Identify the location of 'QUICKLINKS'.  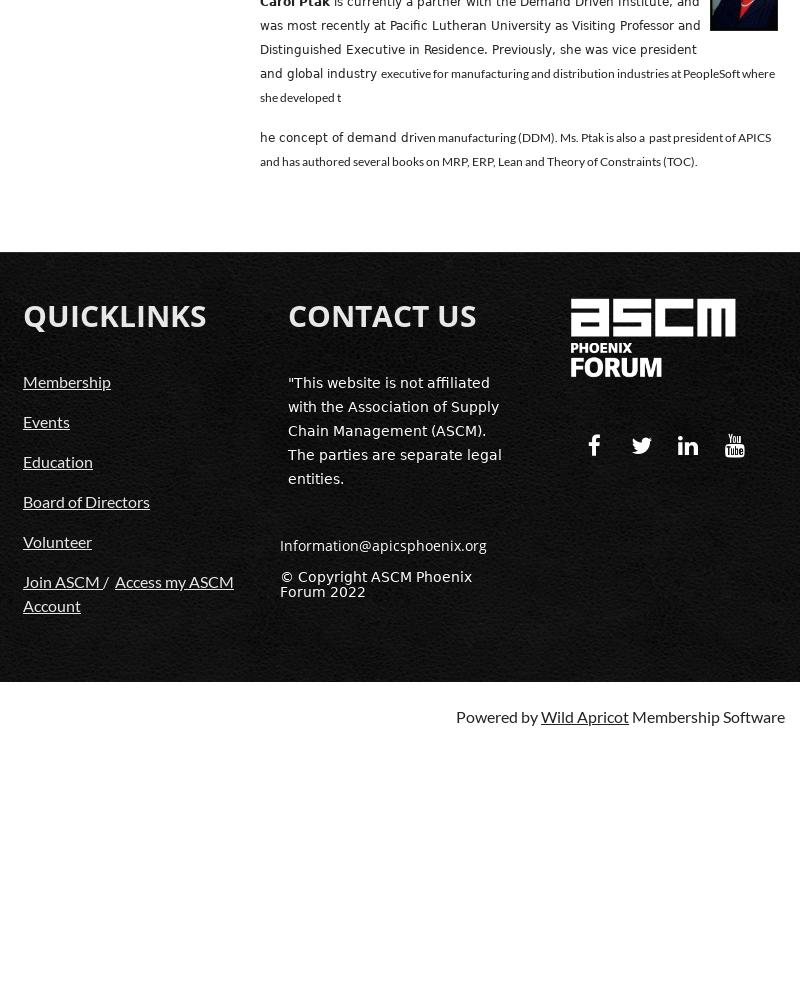
(113, 313).